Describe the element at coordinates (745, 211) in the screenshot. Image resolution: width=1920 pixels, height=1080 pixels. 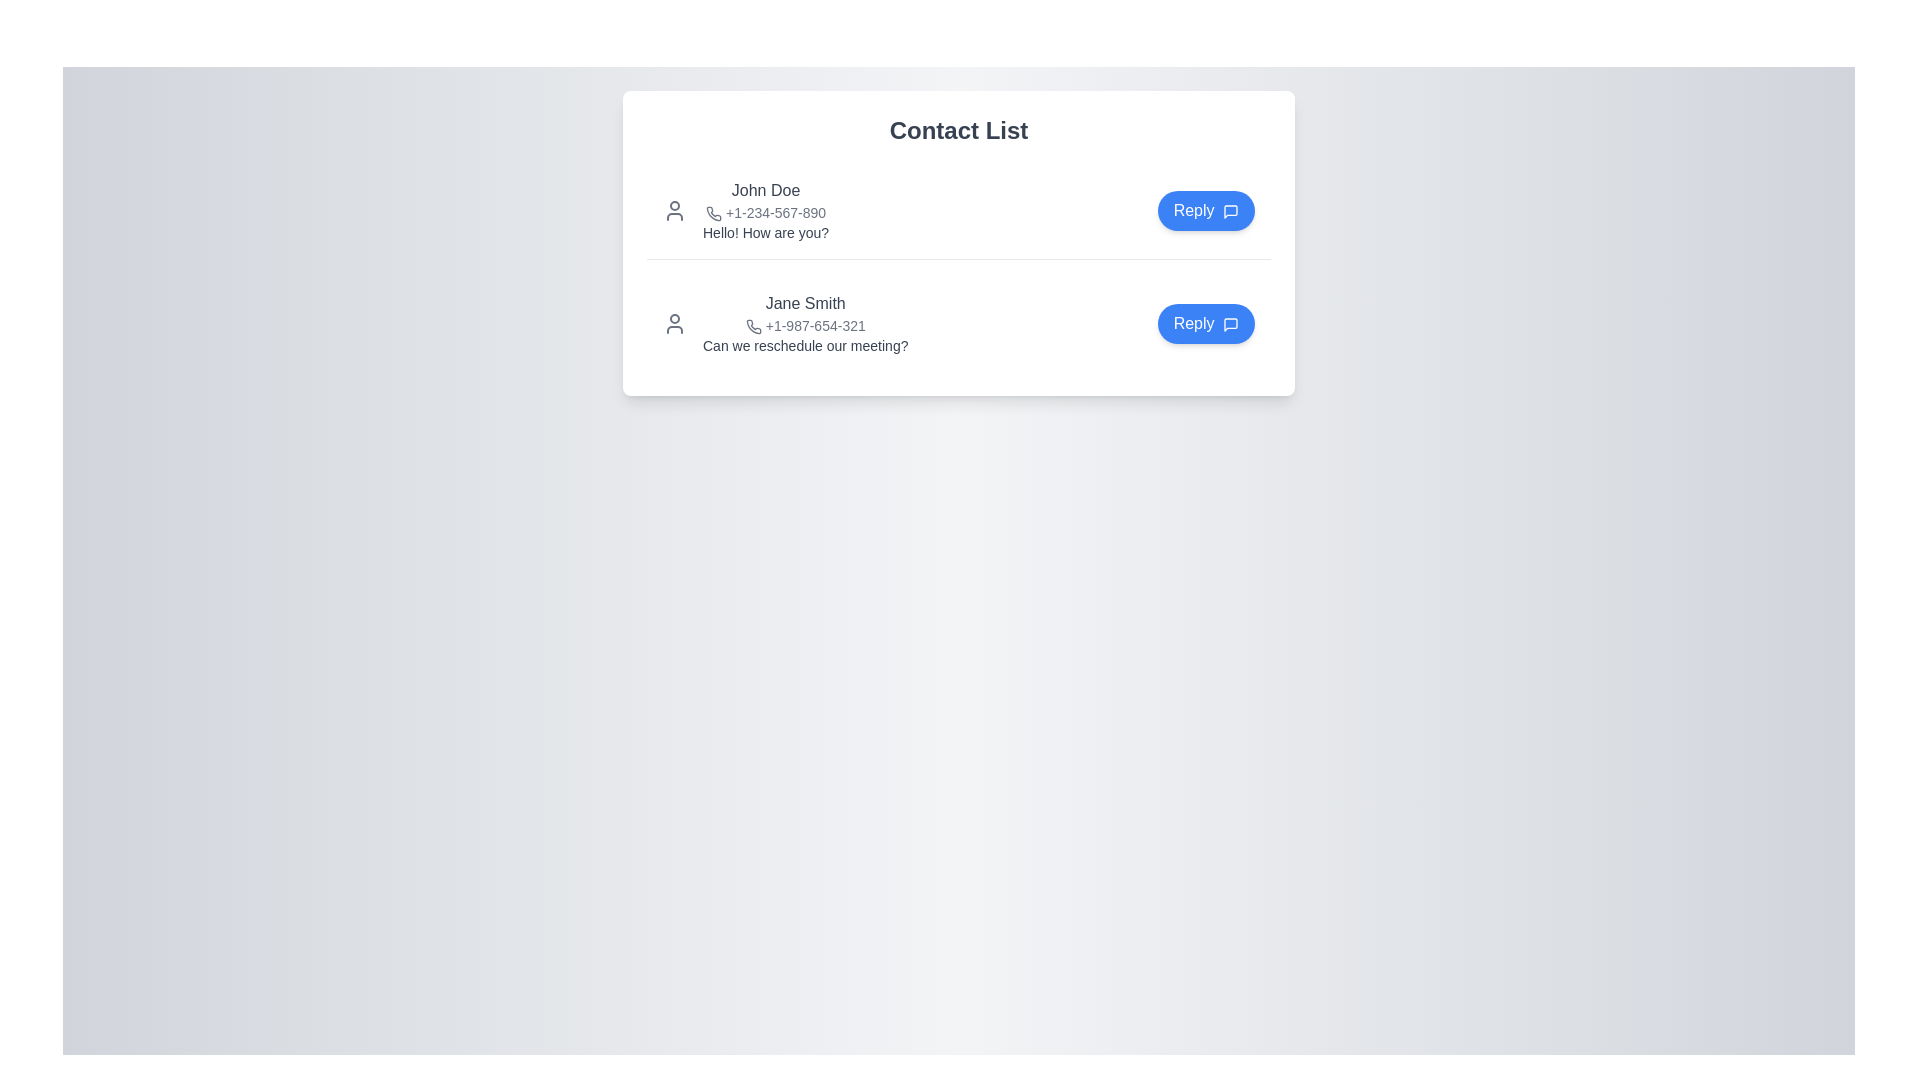
I see `text content of the Text Display that provides contact information and message preview for 'John Doe', located at the top of the contact list` at that location.